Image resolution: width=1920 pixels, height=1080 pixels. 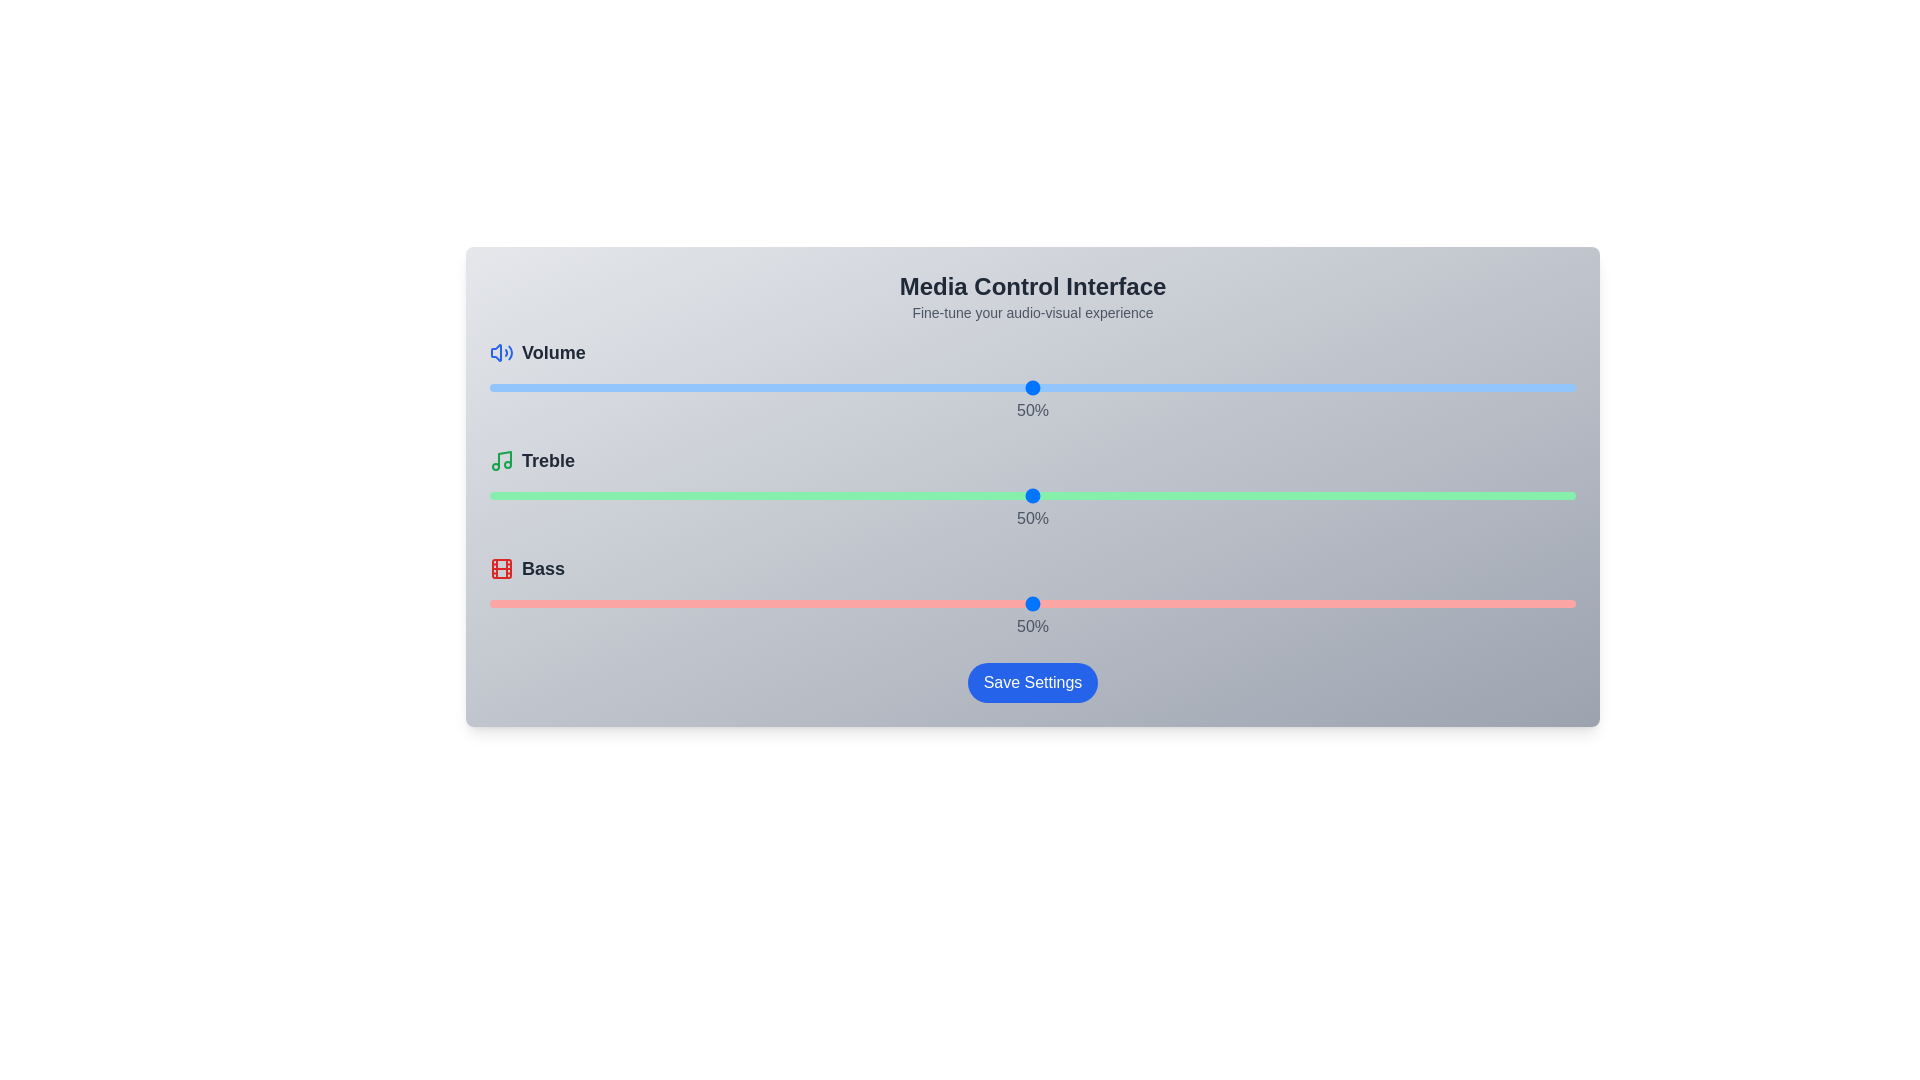 I want to click on the bold header text 'Media Control Interface' which is centrally positioned at the top of the interface, so click(x=1032, y=286).